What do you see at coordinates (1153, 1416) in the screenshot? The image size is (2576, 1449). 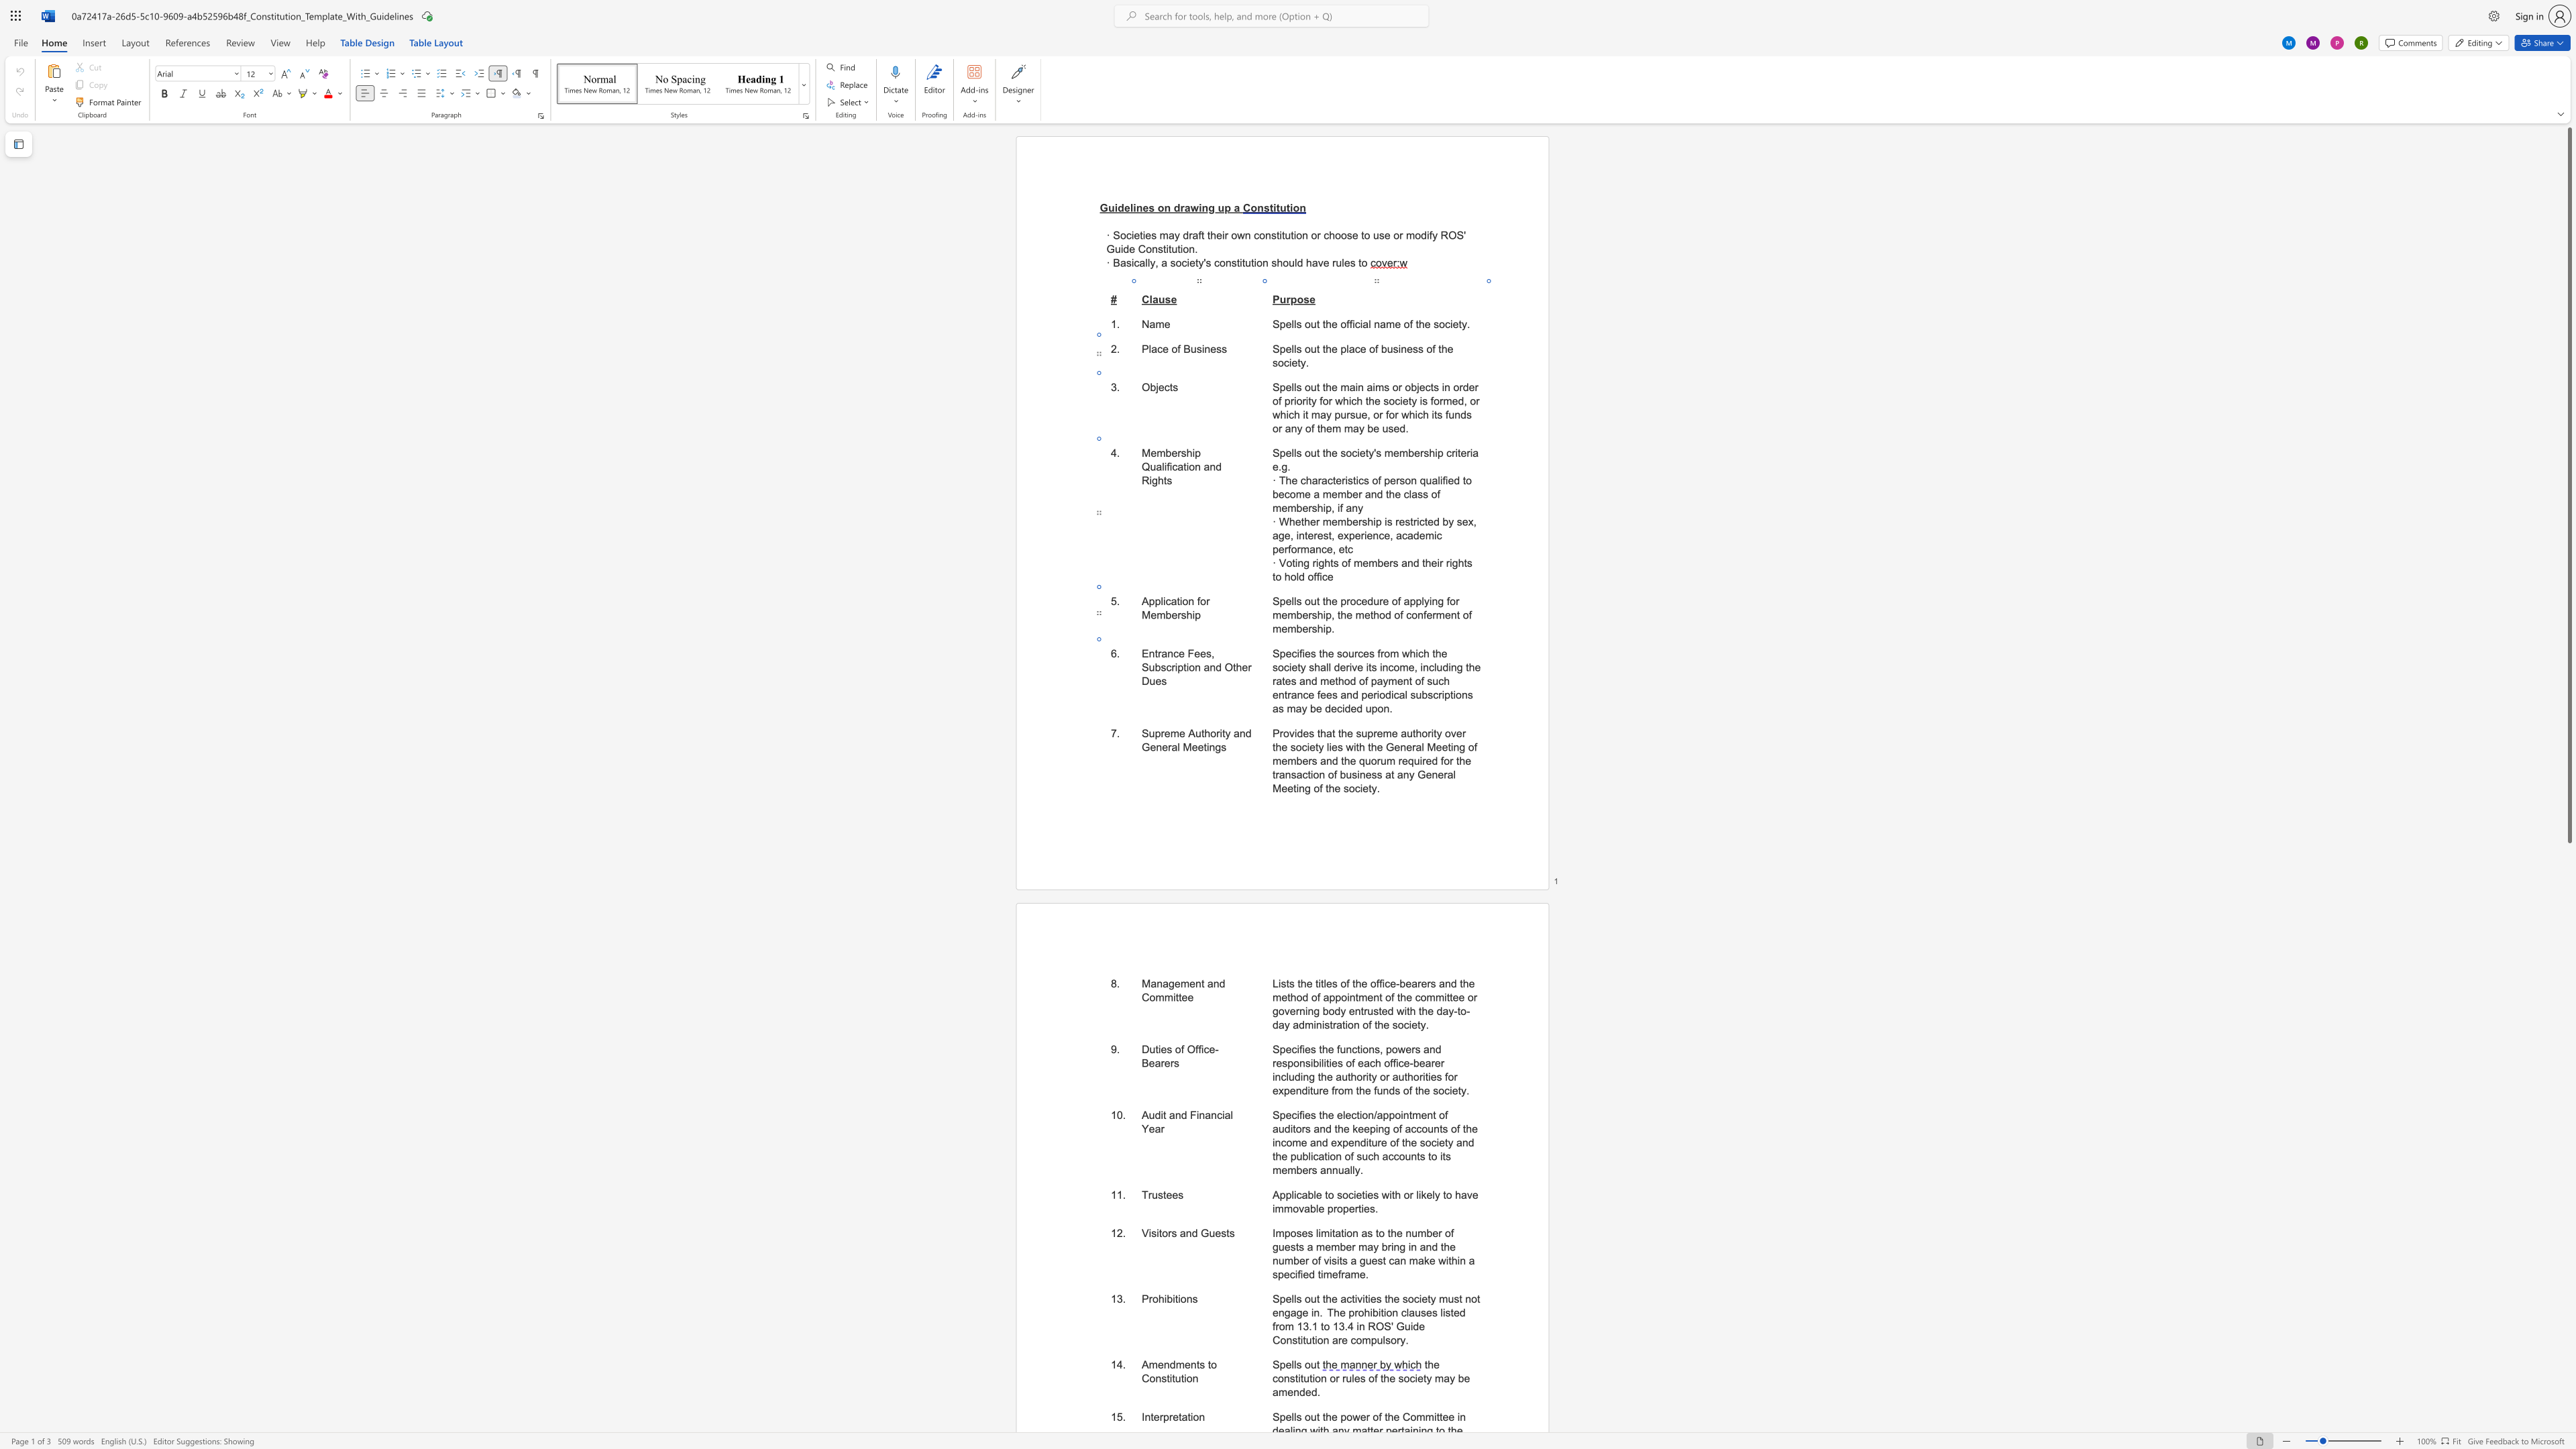 I see `the space between the continuous character "t" and "e" in the text` at bounding box center [1153, 1416].